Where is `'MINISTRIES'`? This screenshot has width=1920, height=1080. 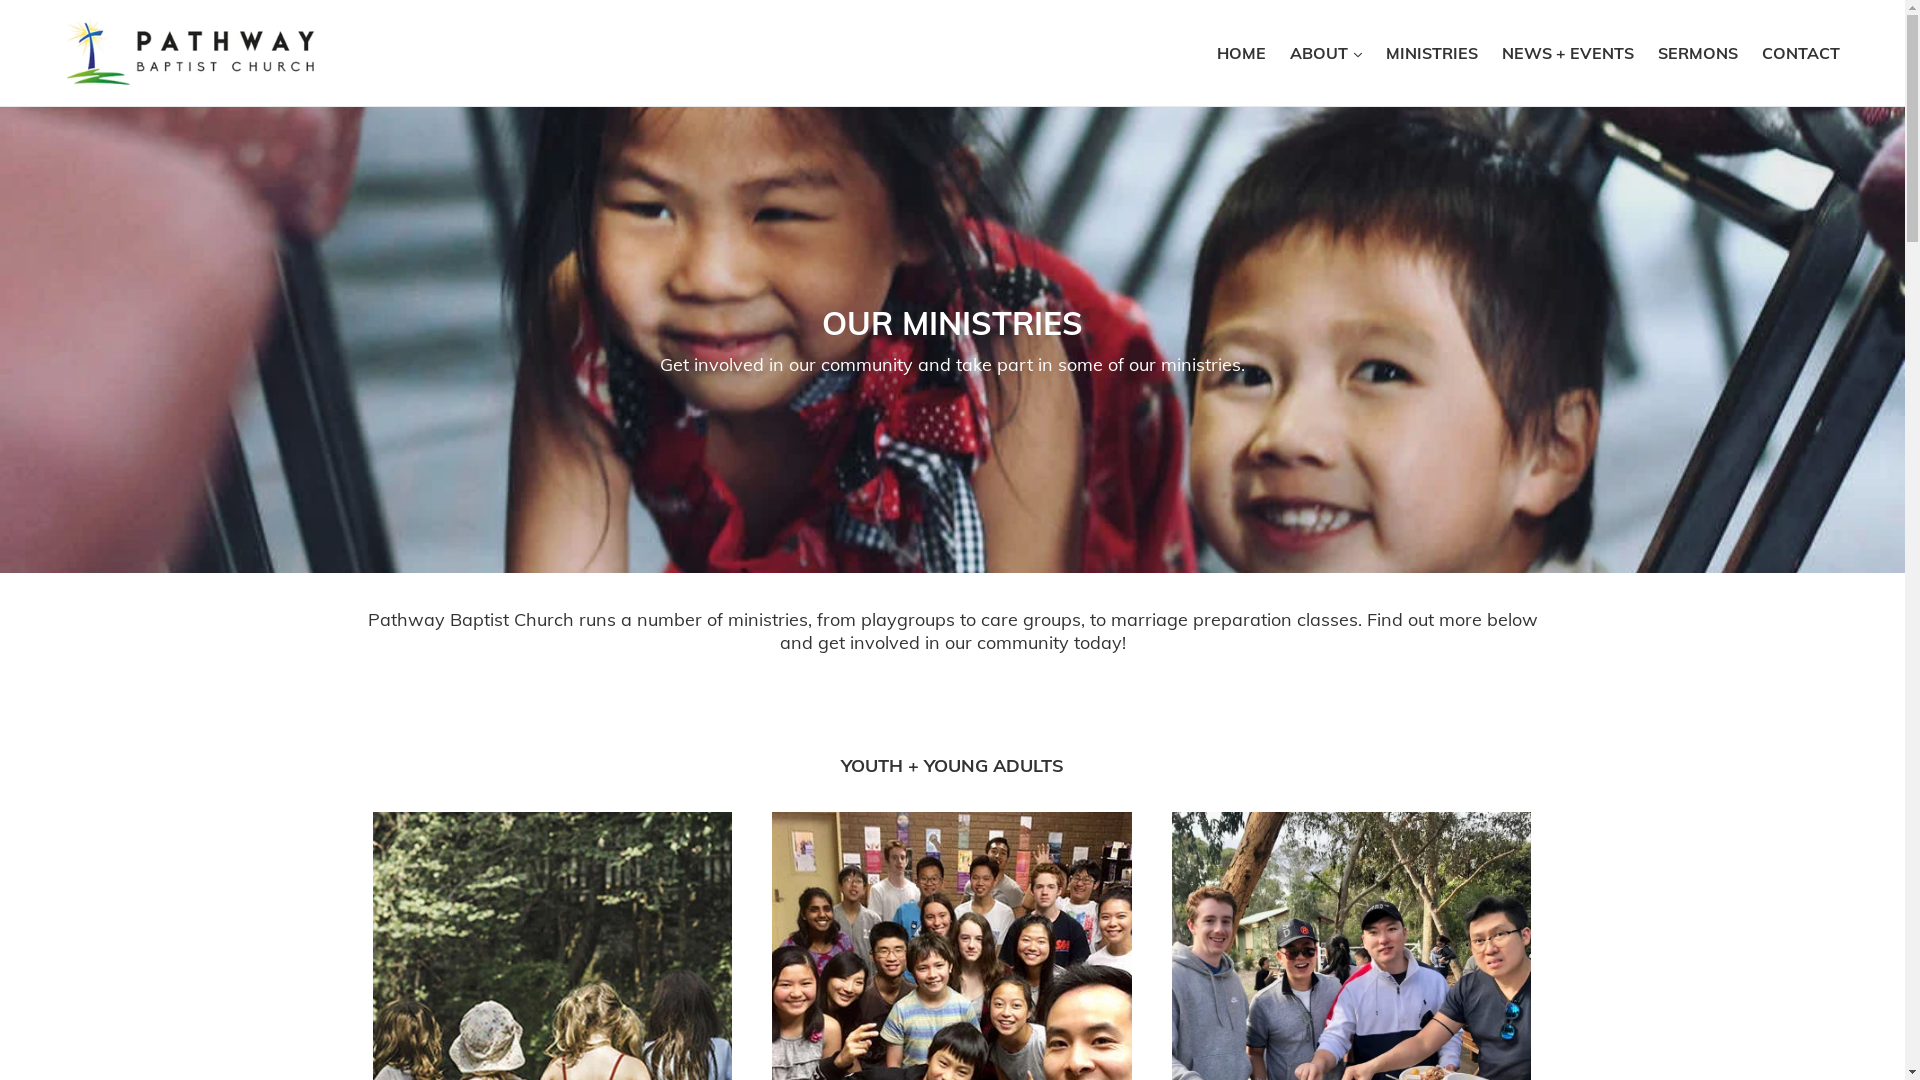 'MINISTRIES' is located at coordinates (1430, 52).